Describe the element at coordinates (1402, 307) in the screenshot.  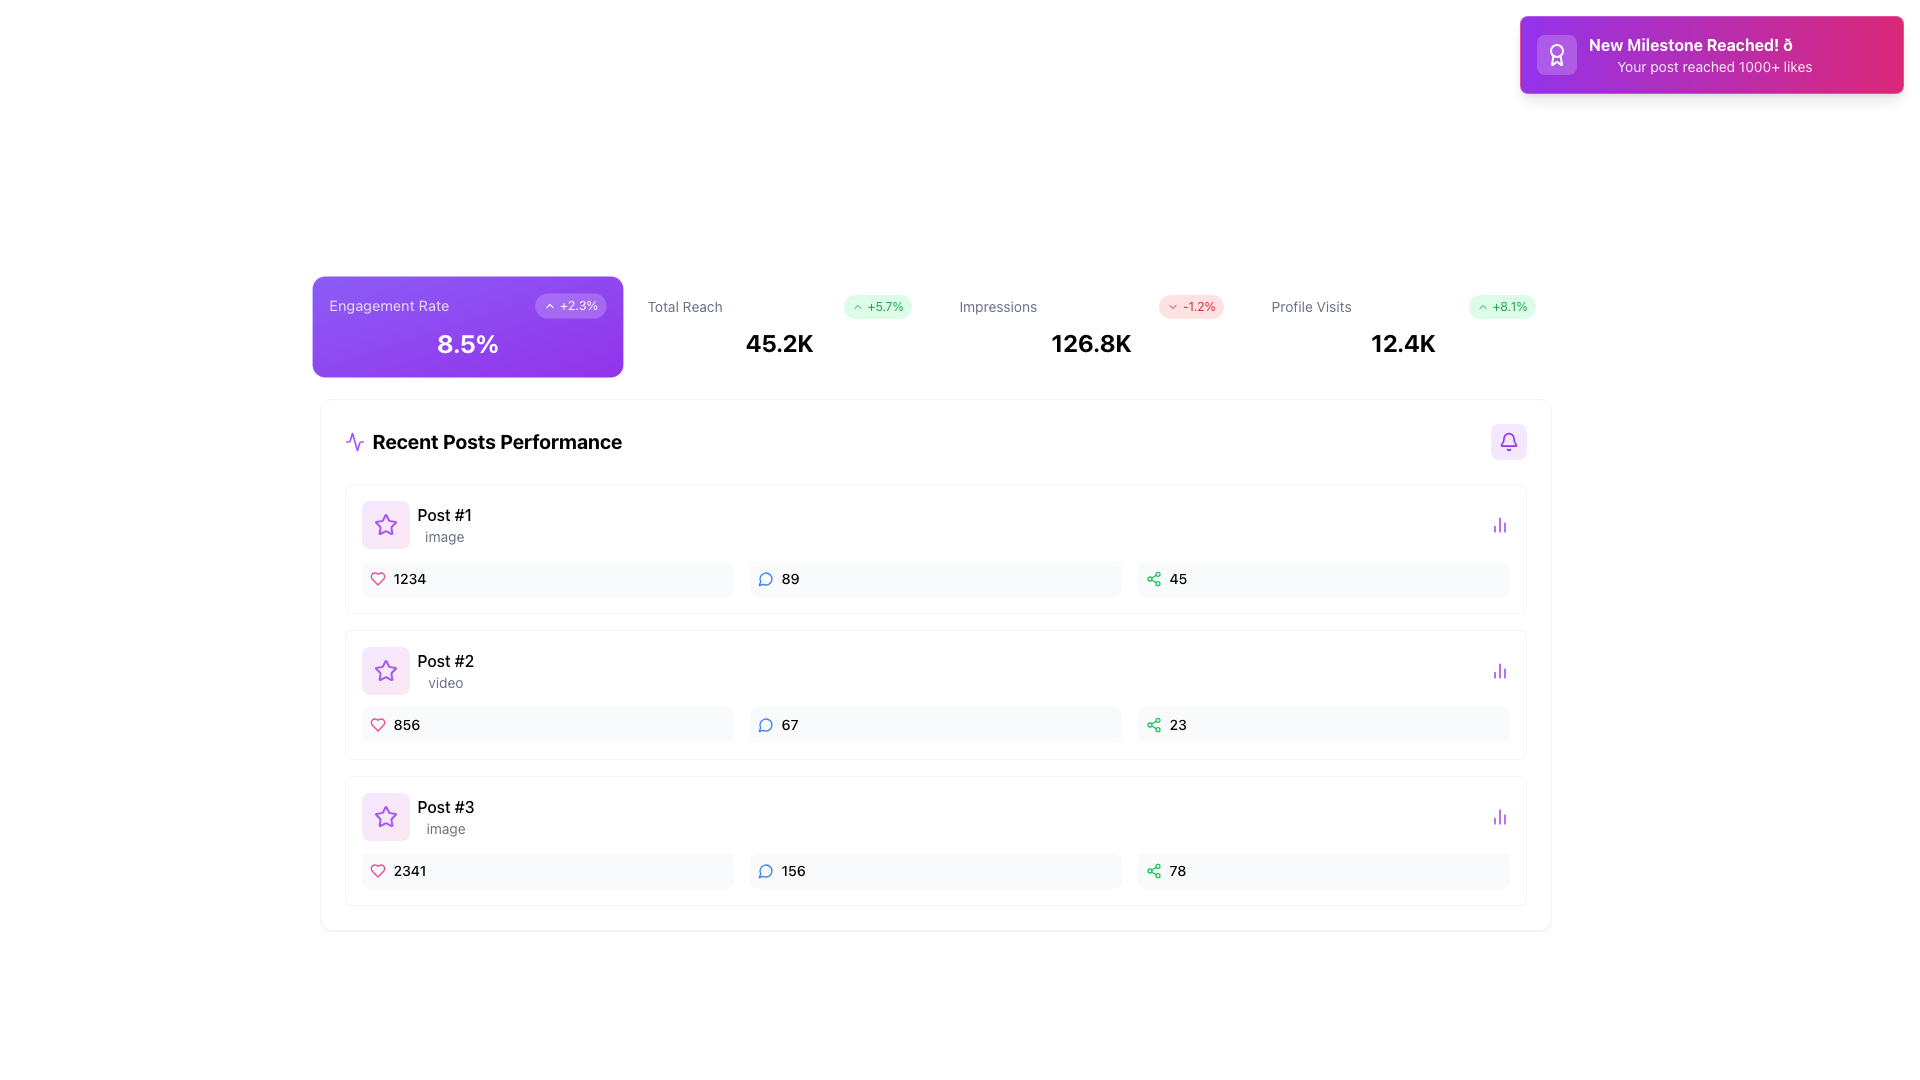
I see `the statistical indicator showing profile visits with percentage change, located to the right of the 'Profile Visits' panel, next to its green badge` at that location.